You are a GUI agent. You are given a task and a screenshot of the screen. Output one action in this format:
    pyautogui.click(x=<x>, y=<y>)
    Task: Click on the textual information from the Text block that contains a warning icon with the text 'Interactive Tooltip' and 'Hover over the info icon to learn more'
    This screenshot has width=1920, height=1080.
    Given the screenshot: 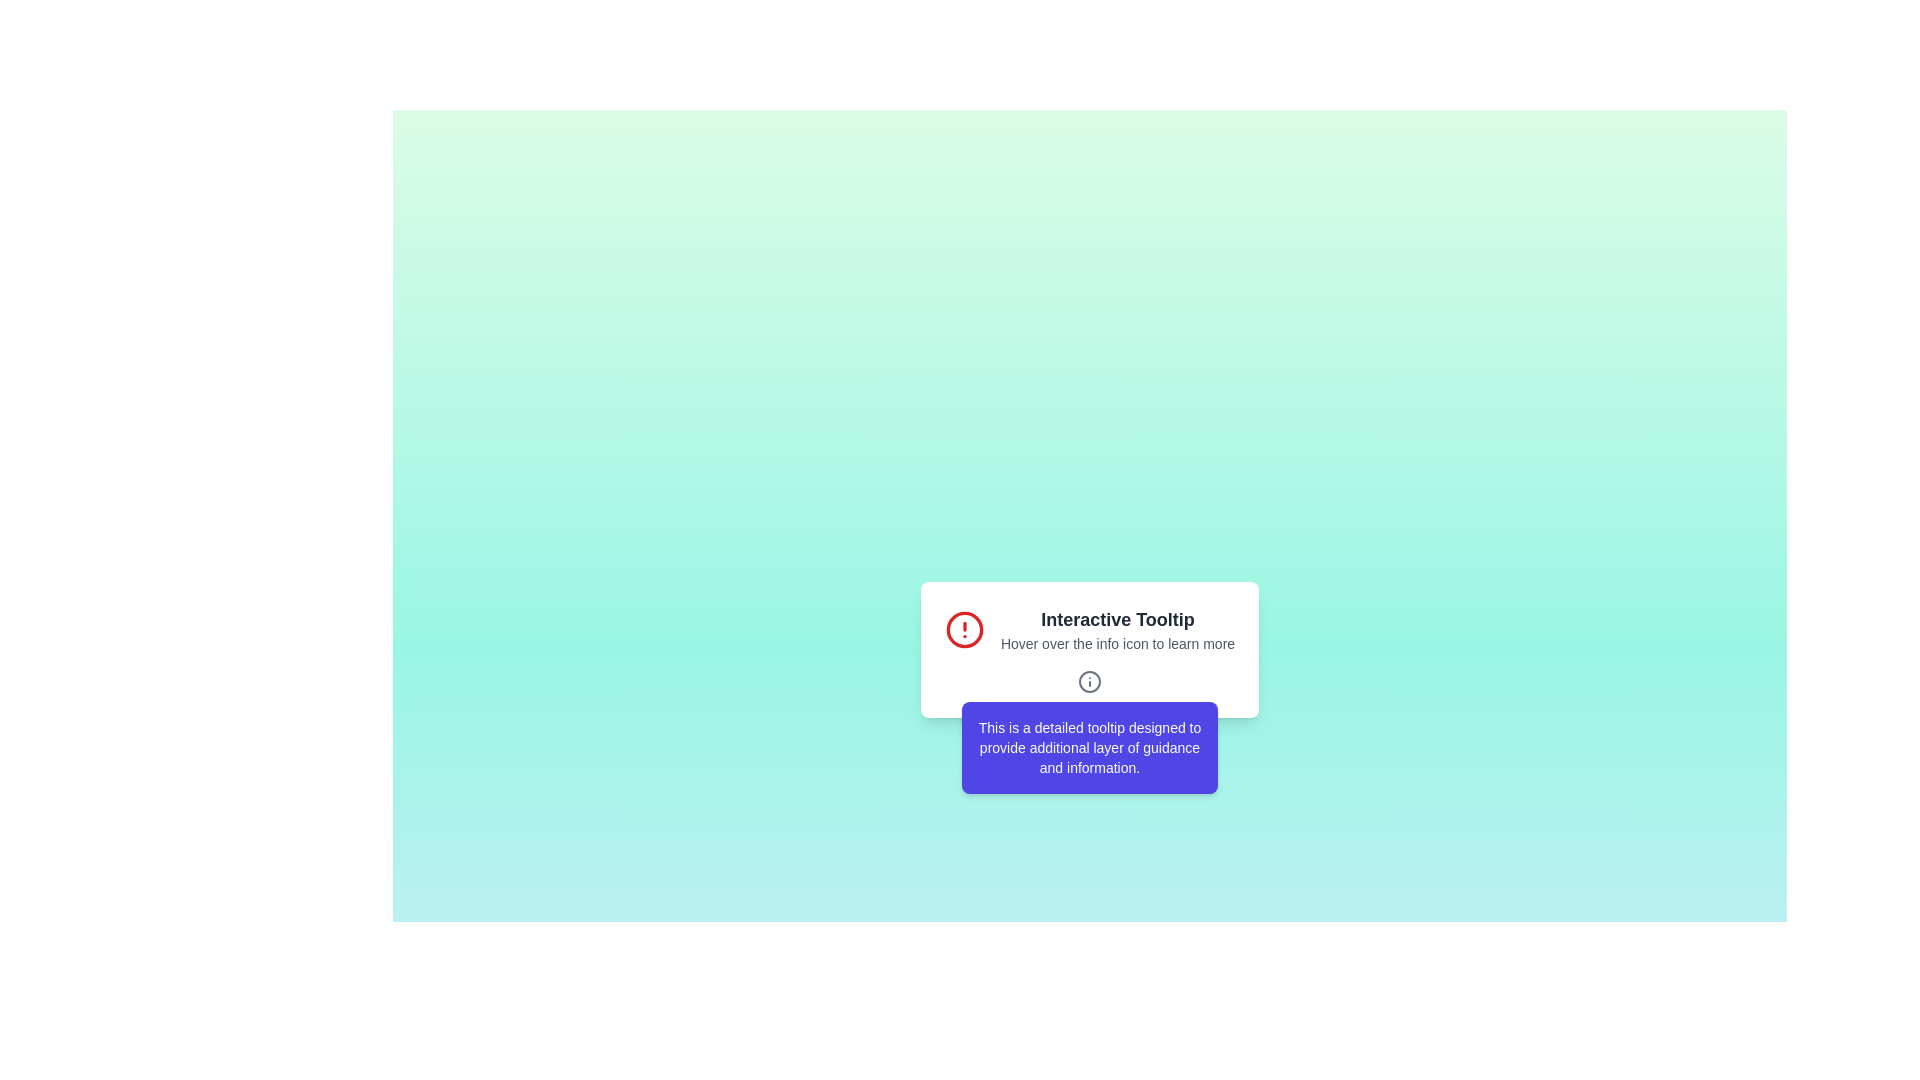 What is the action you would take?
    pyautogui.click(x=1088, y=628)
    